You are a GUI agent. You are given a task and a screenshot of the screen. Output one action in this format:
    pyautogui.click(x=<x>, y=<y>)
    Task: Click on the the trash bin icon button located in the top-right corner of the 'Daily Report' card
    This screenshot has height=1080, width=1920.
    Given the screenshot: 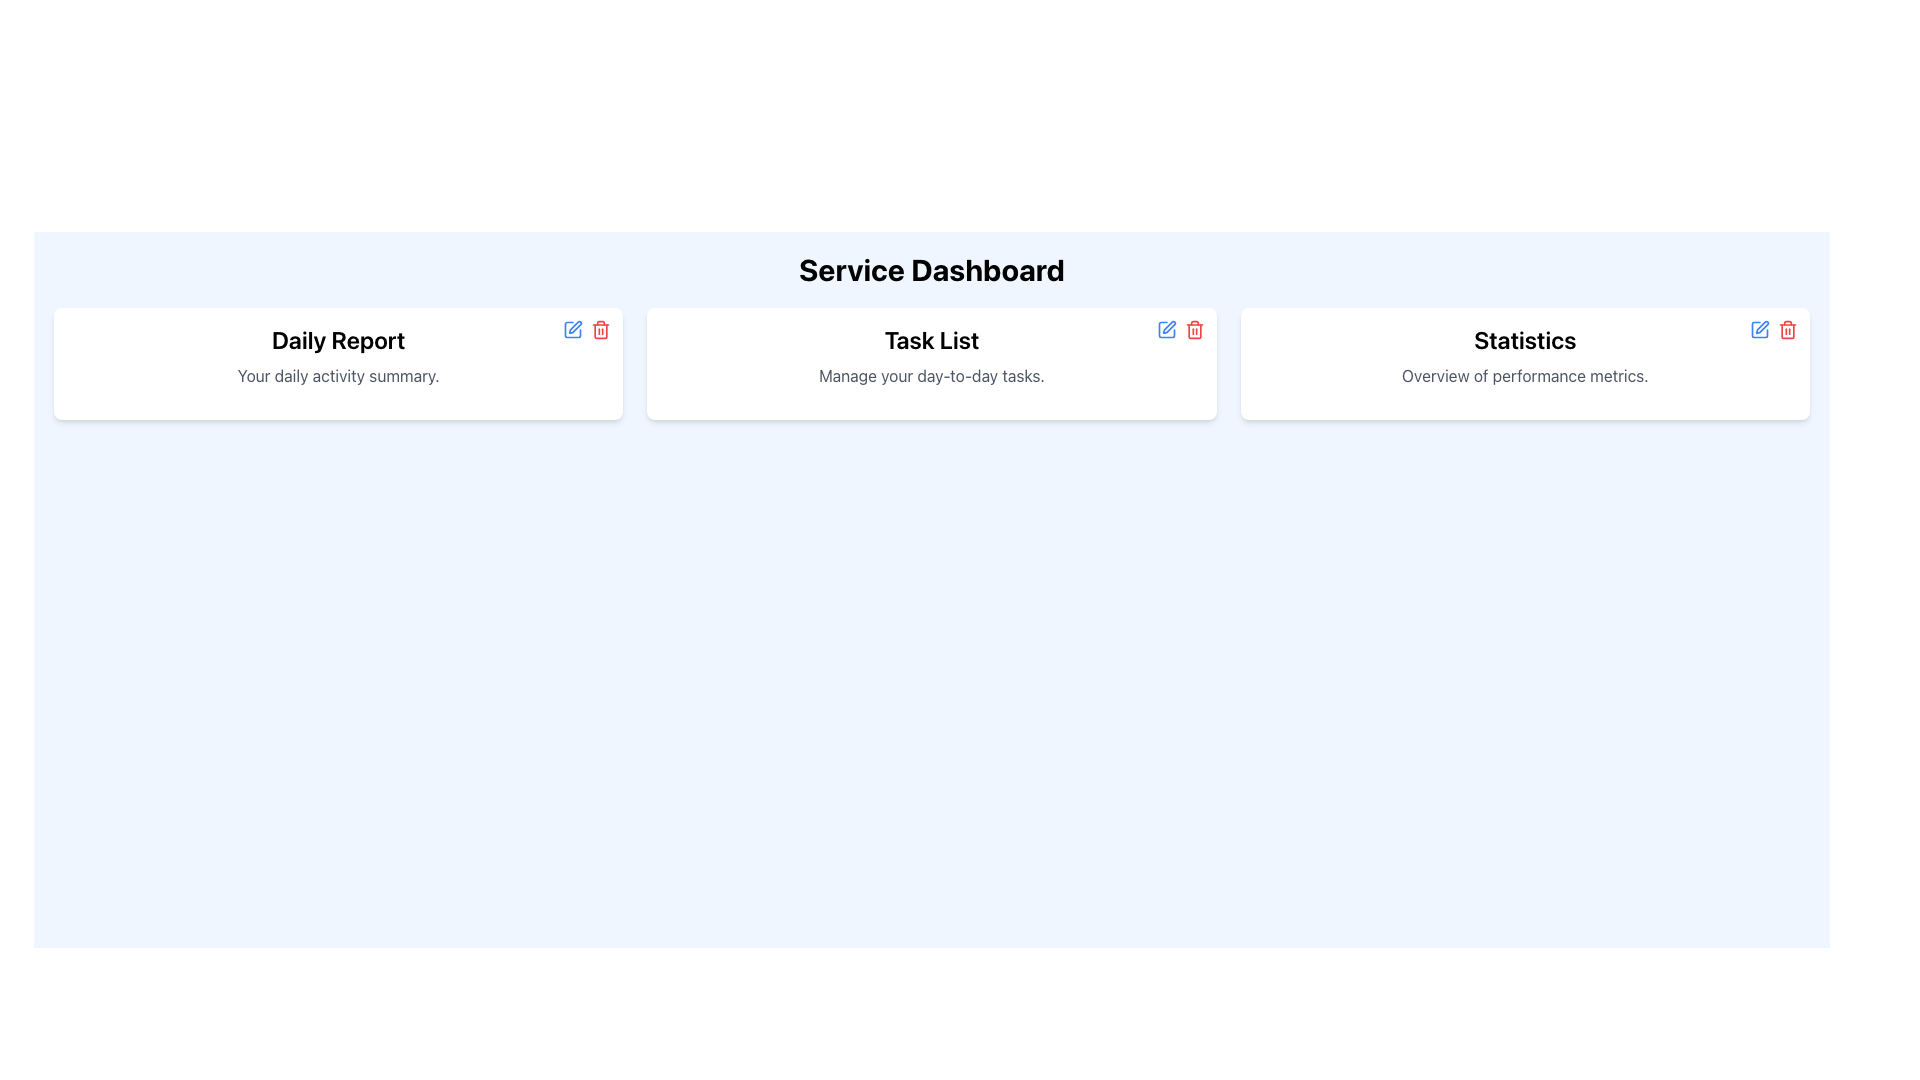 What is the action you would take?
    pyautogui.click(x=600, y=329)
    